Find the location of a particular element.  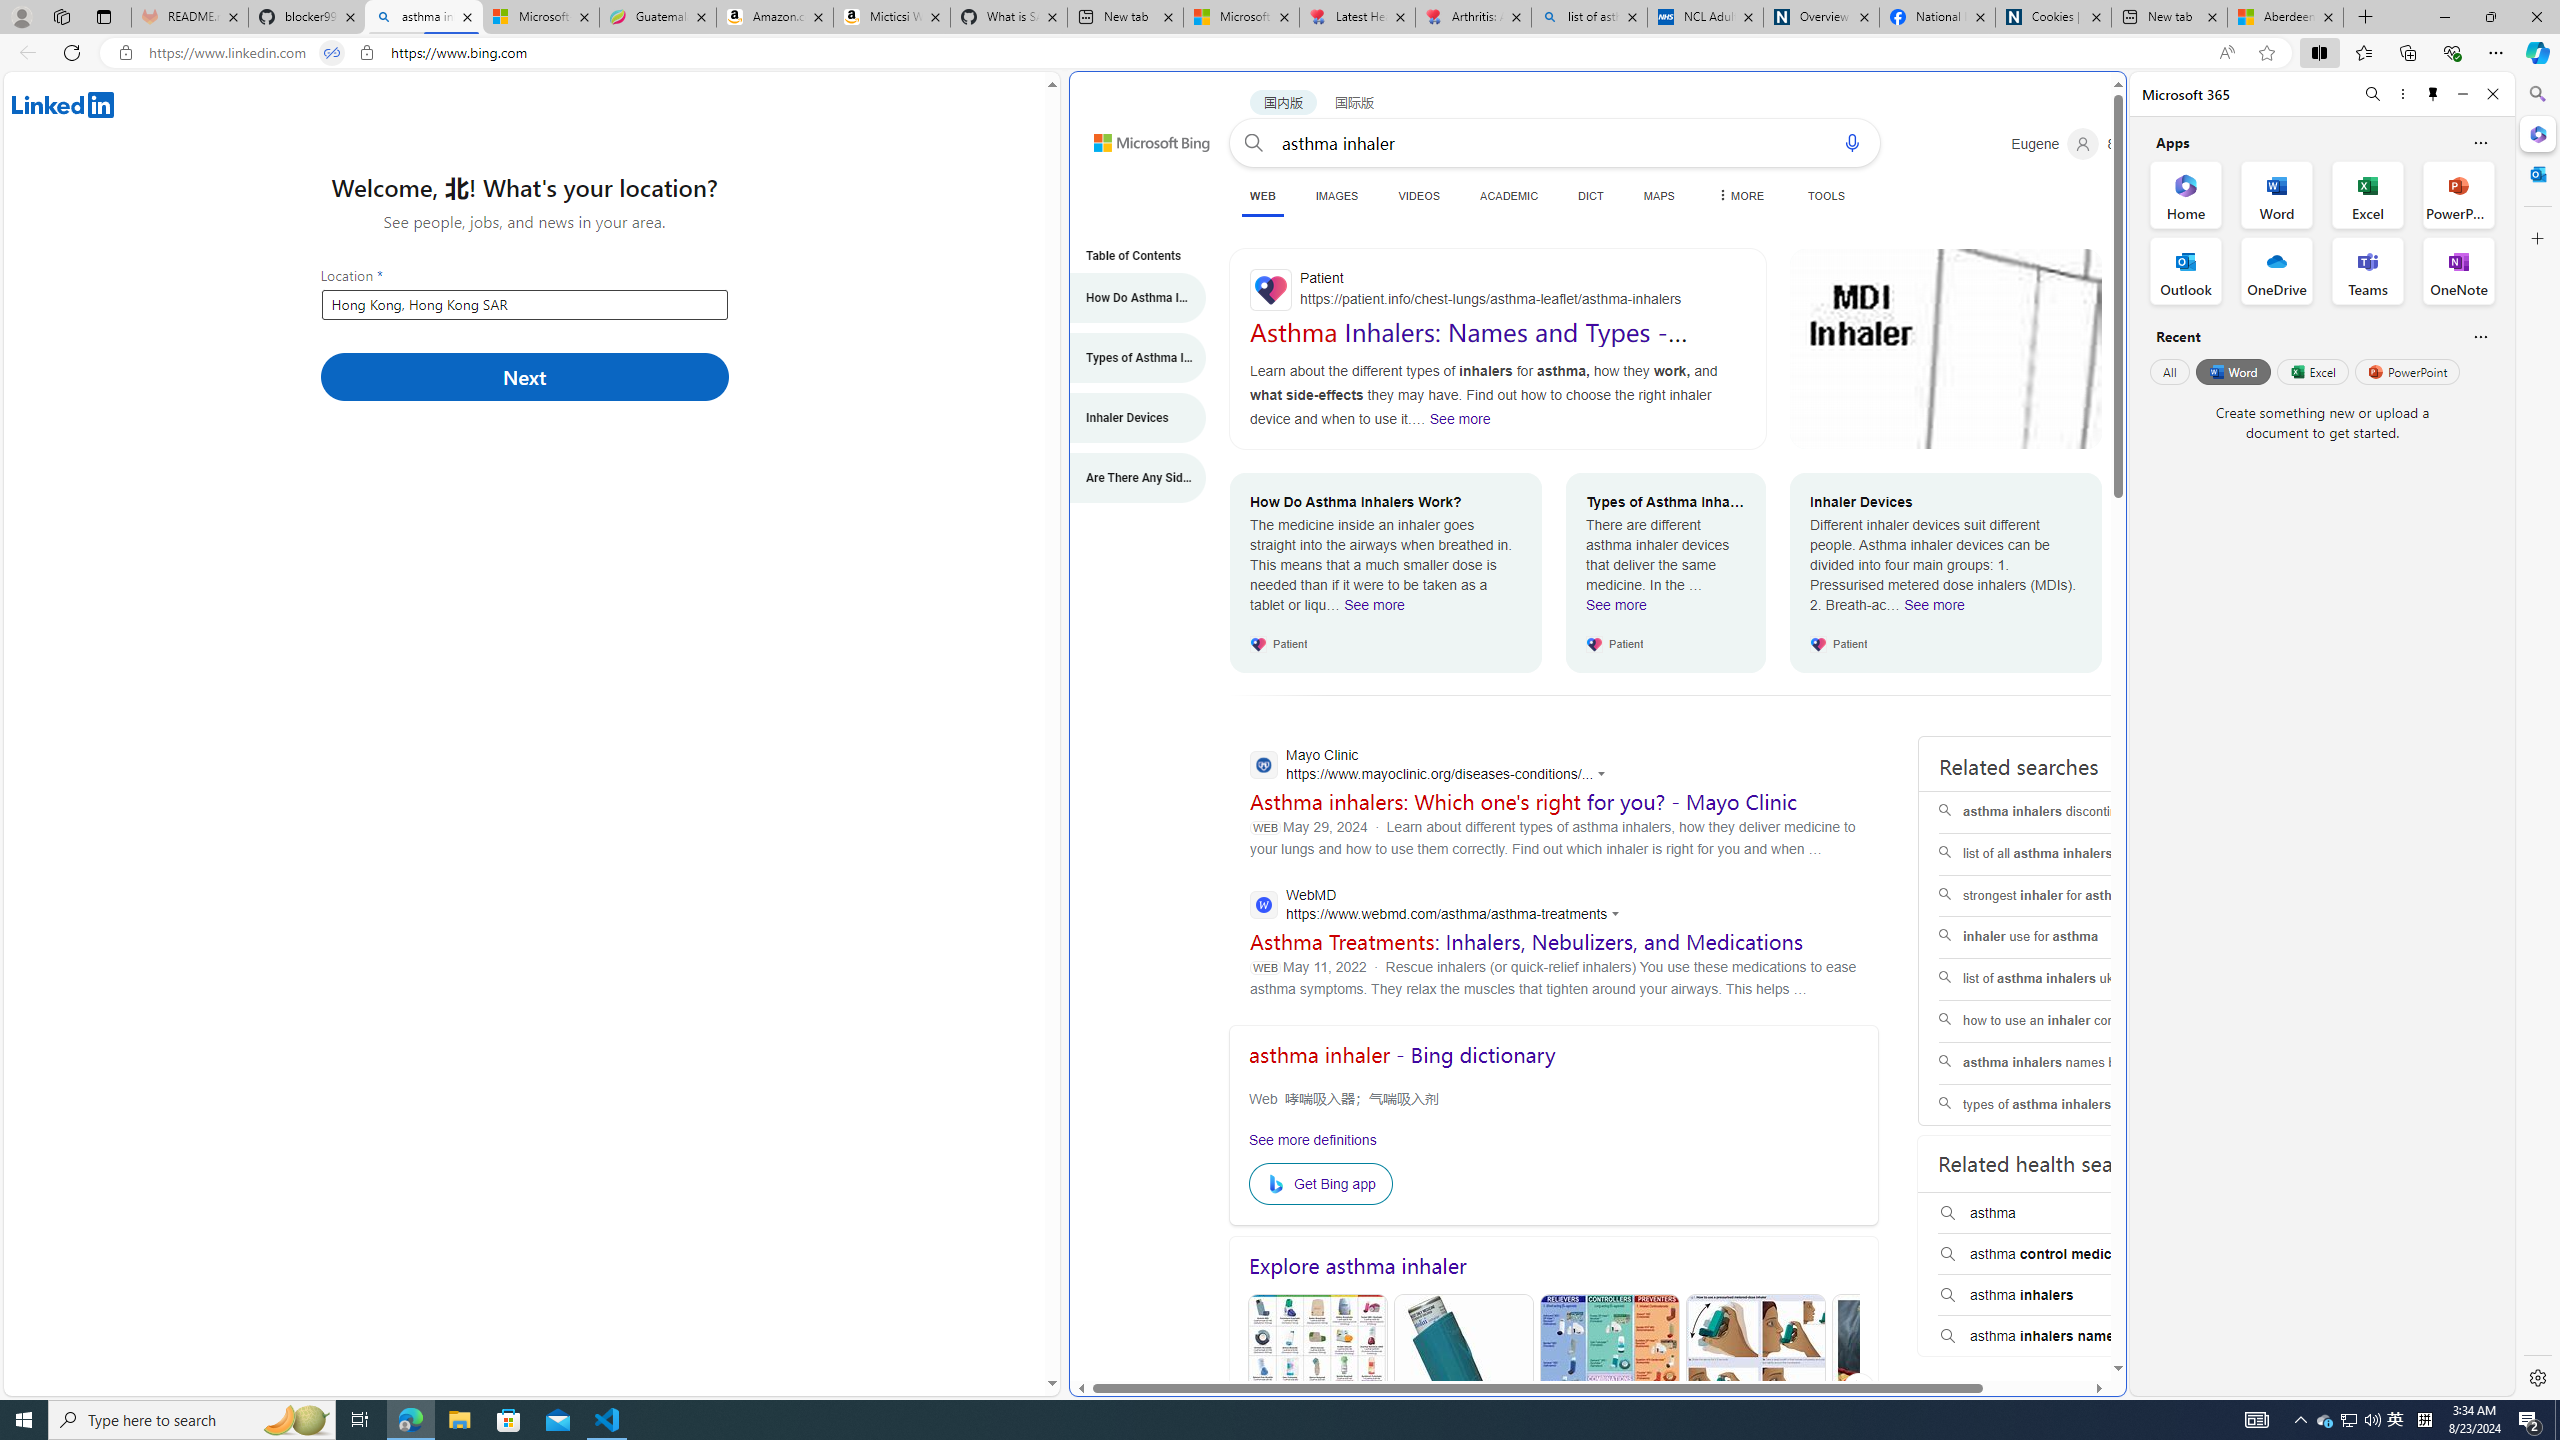

'Back to Bing search' is located at coordinates (1140, 137).